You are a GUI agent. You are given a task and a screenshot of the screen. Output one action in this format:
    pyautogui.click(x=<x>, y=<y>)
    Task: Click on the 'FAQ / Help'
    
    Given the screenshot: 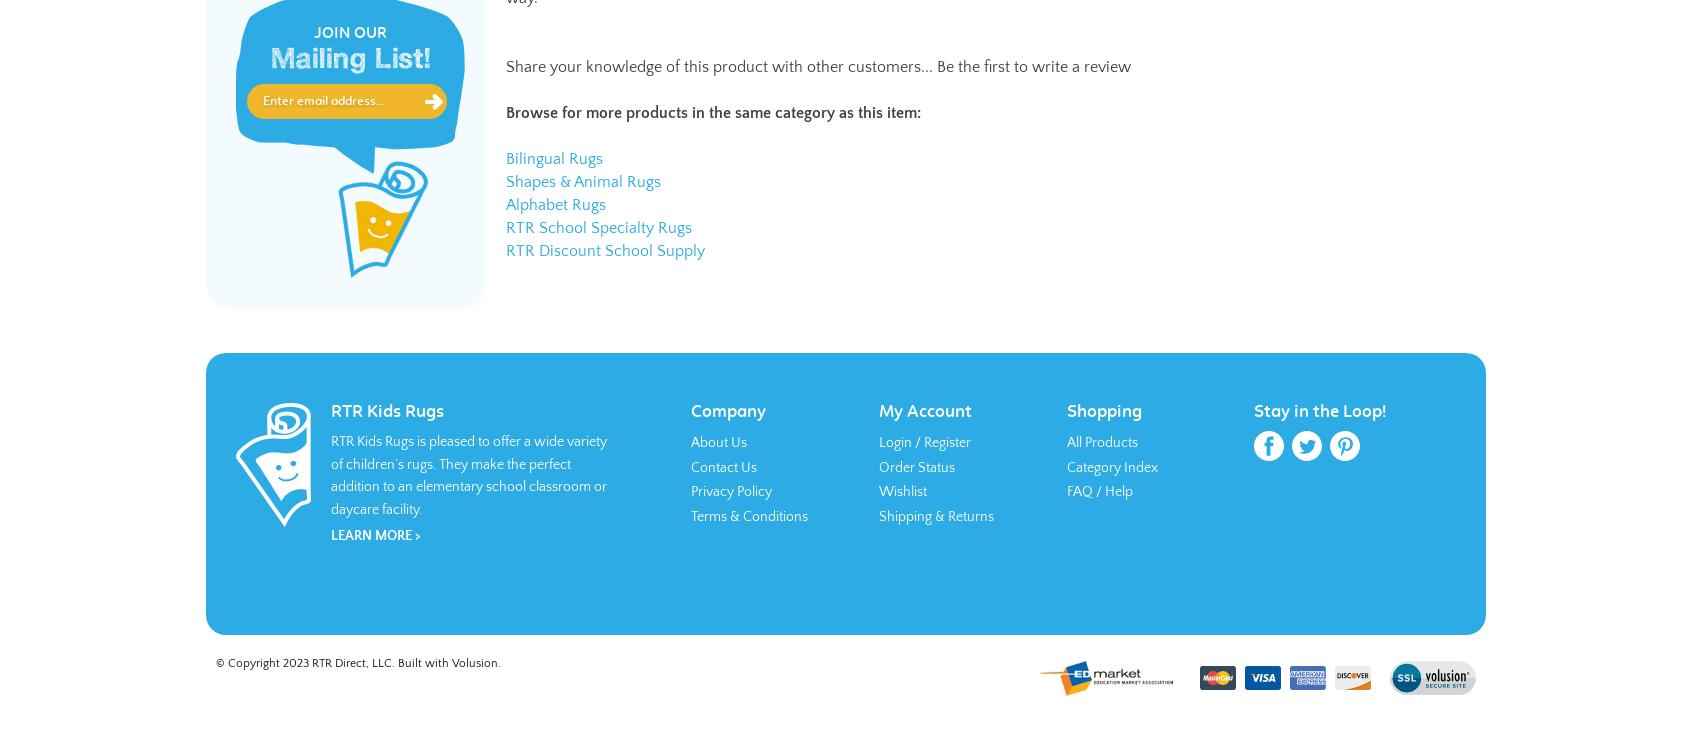 What is the action you would take?
    pyautogui.click(x=1065, y=490)
    